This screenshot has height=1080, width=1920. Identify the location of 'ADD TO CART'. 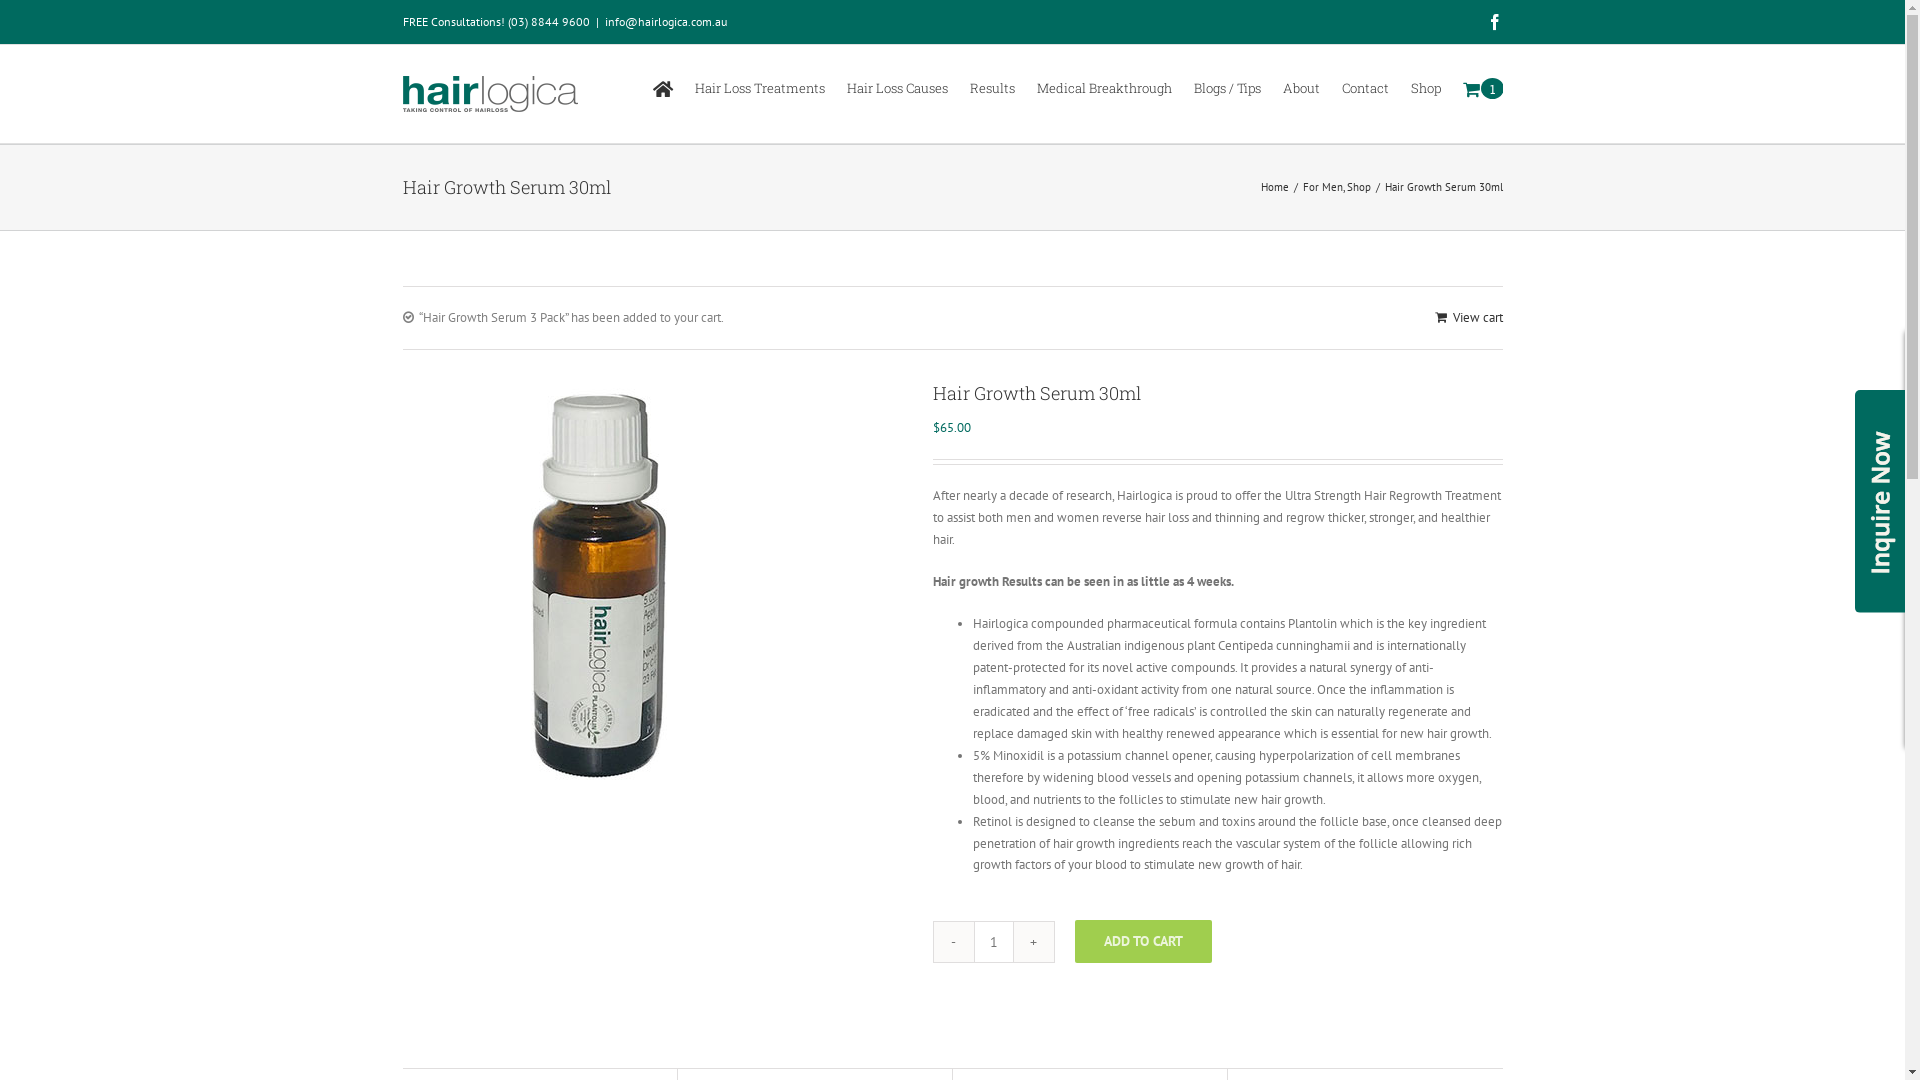
(1142, 941).